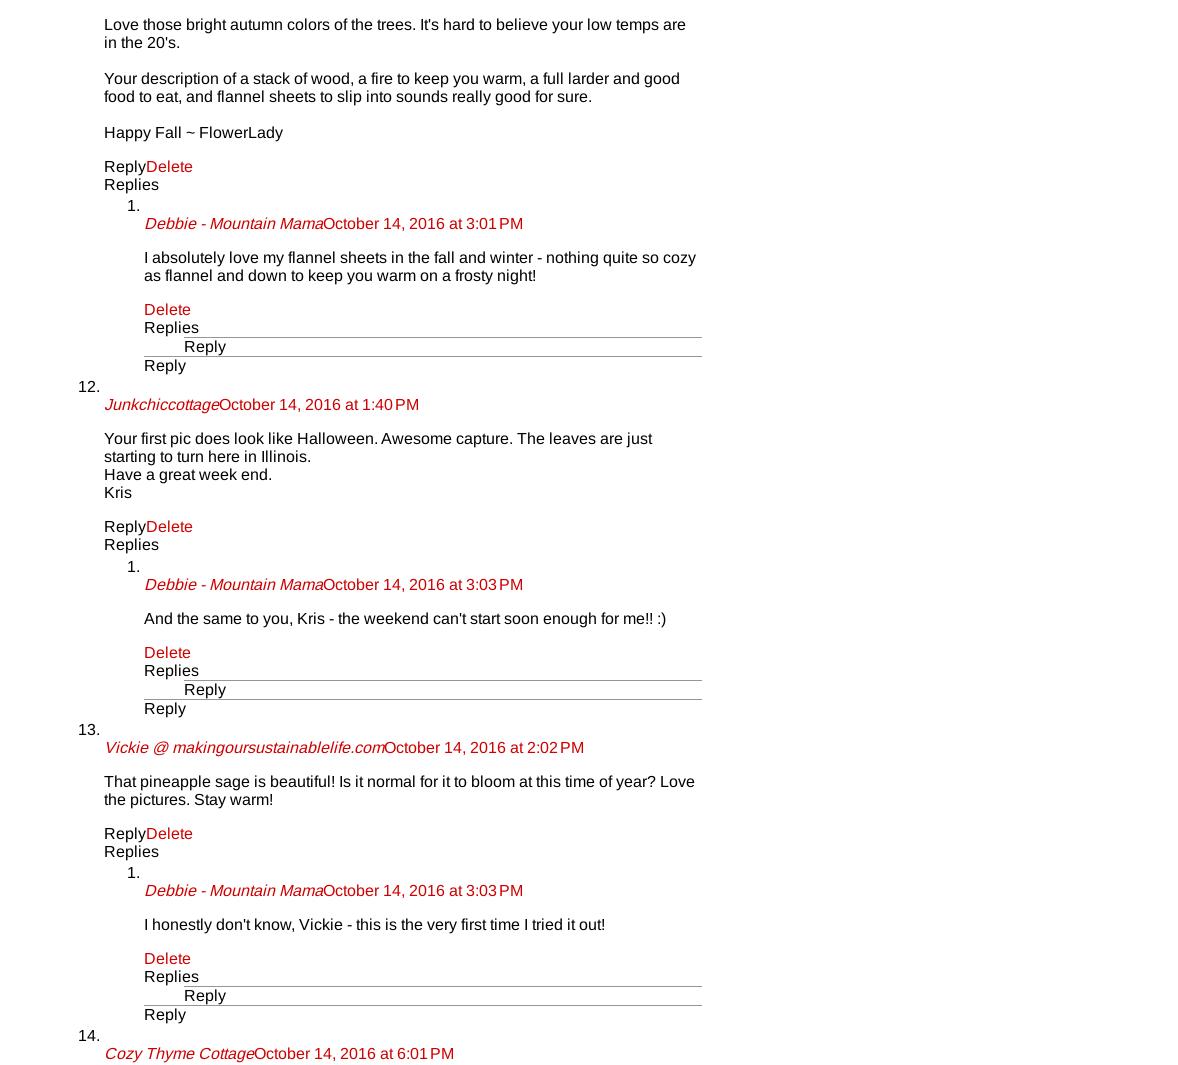 The image size is (1178, 1065). What do you see at coordinates (117, 491) in the screenshot?
I see `'Kris'` at bounding box center [117, 491].